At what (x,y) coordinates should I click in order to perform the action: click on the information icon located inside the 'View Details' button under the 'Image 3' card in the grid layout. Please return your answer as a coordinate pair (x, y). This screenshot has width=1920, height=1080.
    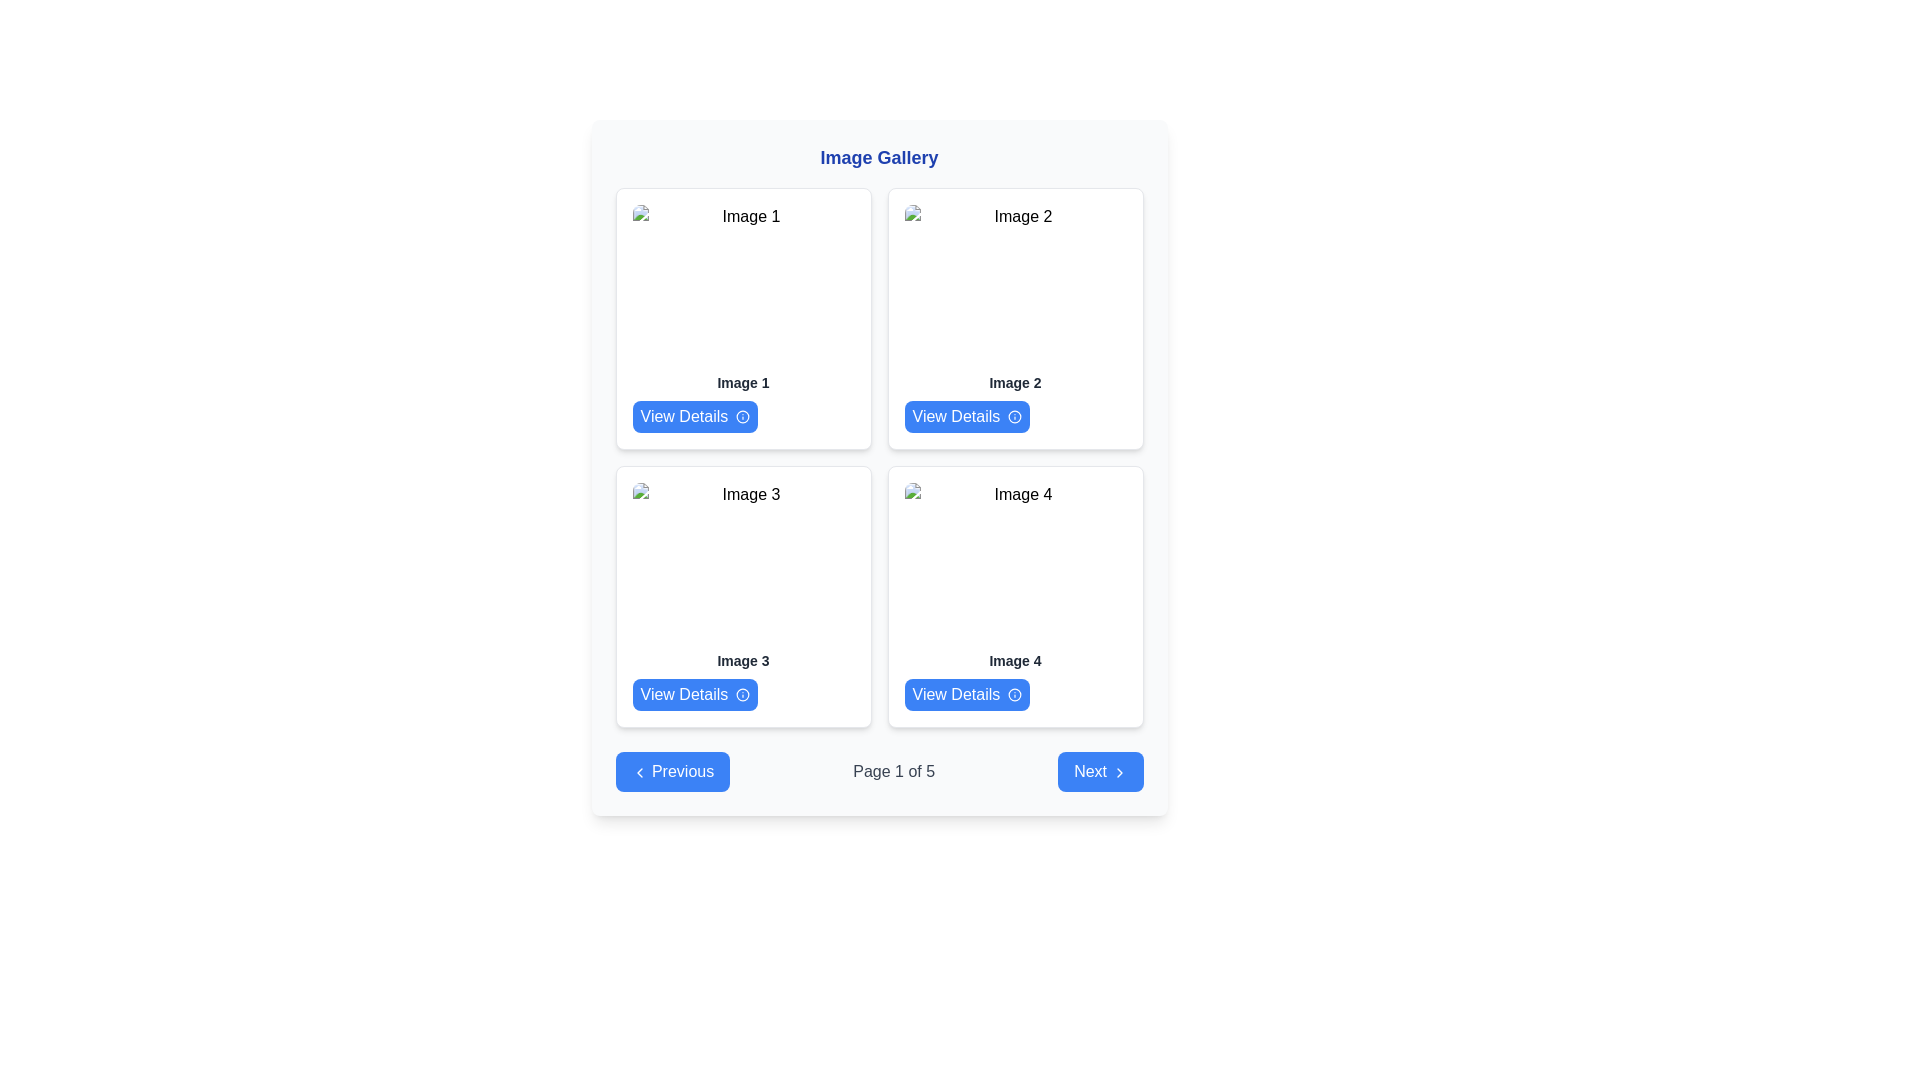
    Looking at the image, I should click on (742, 693).